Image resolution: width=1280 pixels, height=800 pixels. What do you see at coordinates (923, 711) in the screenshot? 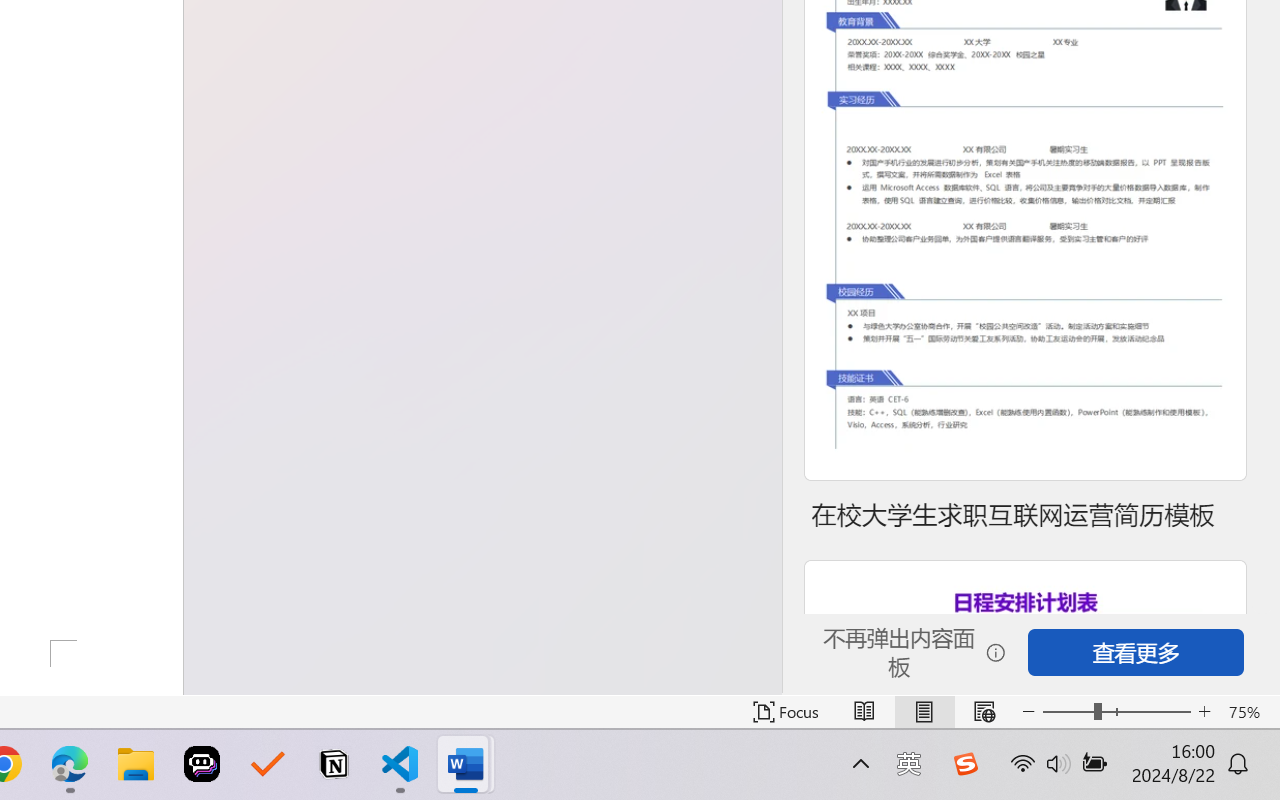
I see `'Print Layout'` at bounding box center [923, 711].